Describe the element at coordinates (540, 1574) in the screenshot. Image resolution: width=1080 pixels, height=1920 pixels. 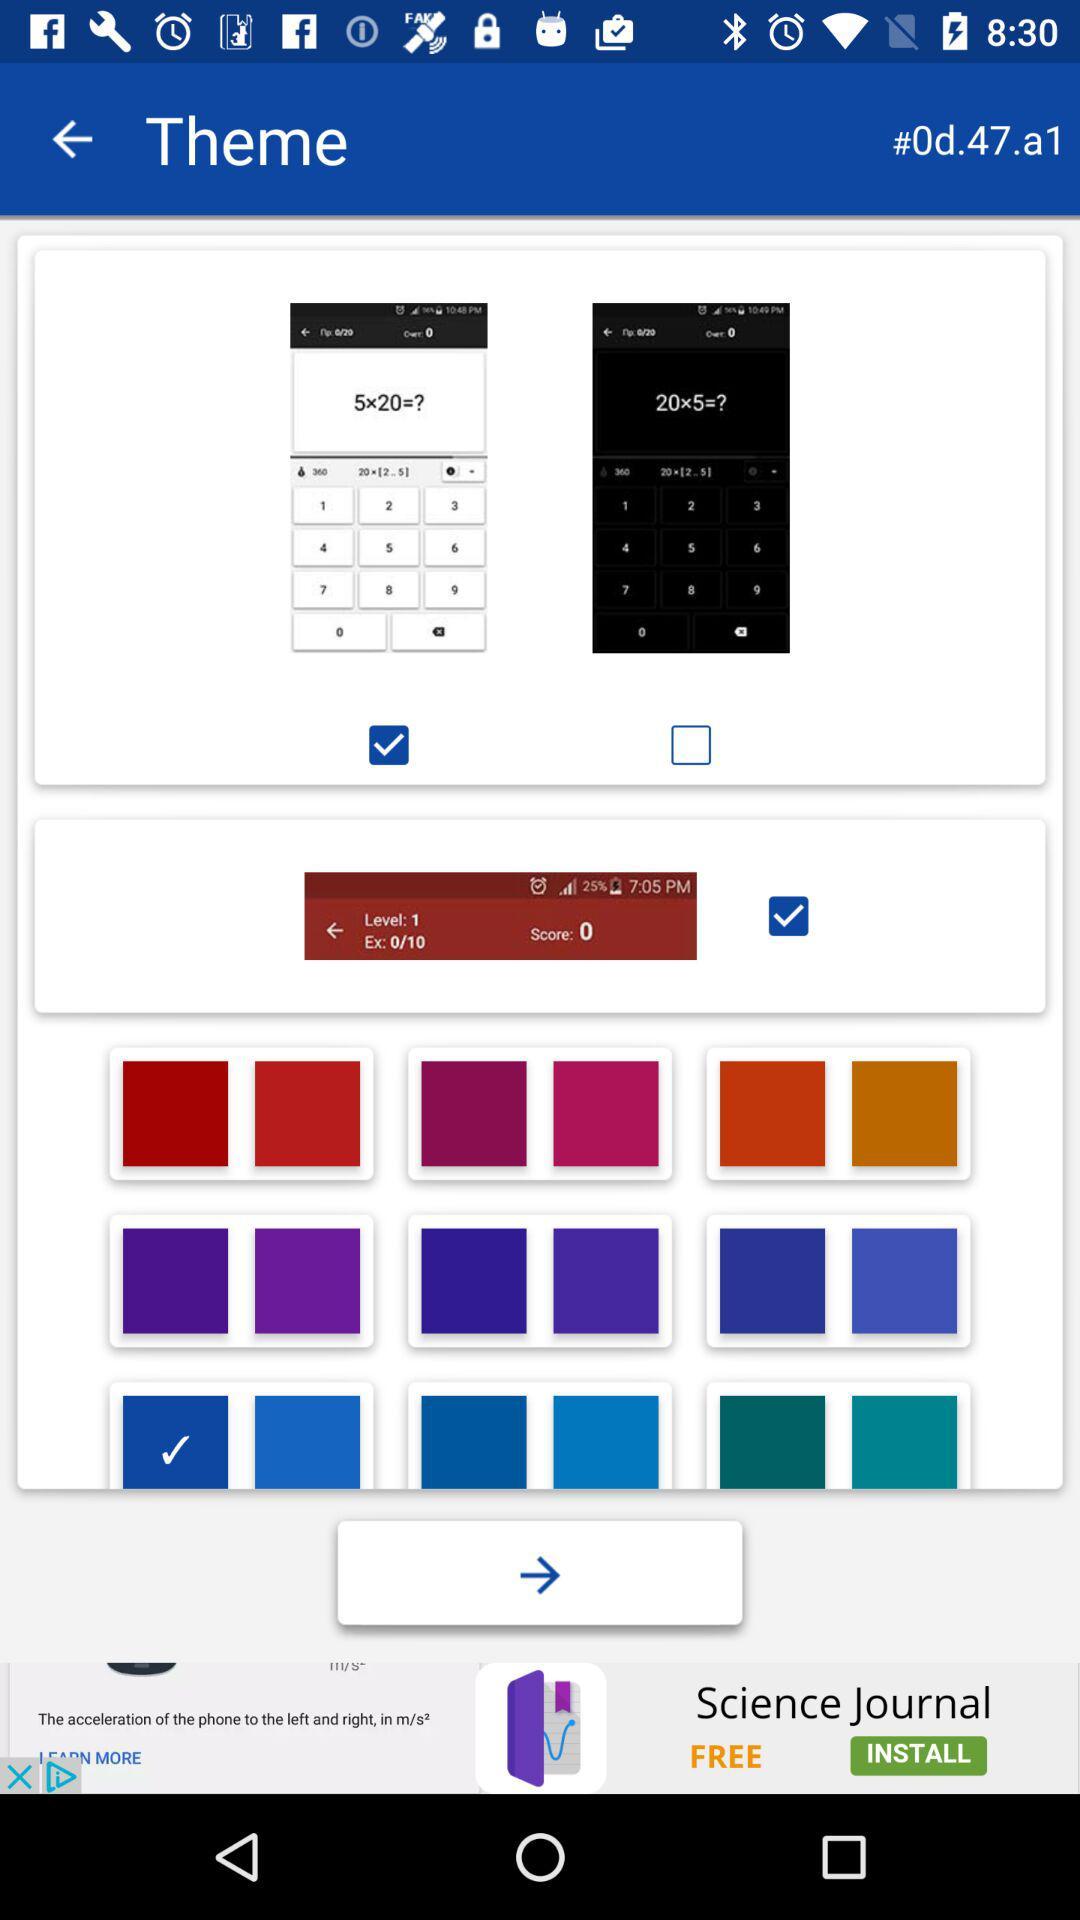
I see `going to next option` at that location.